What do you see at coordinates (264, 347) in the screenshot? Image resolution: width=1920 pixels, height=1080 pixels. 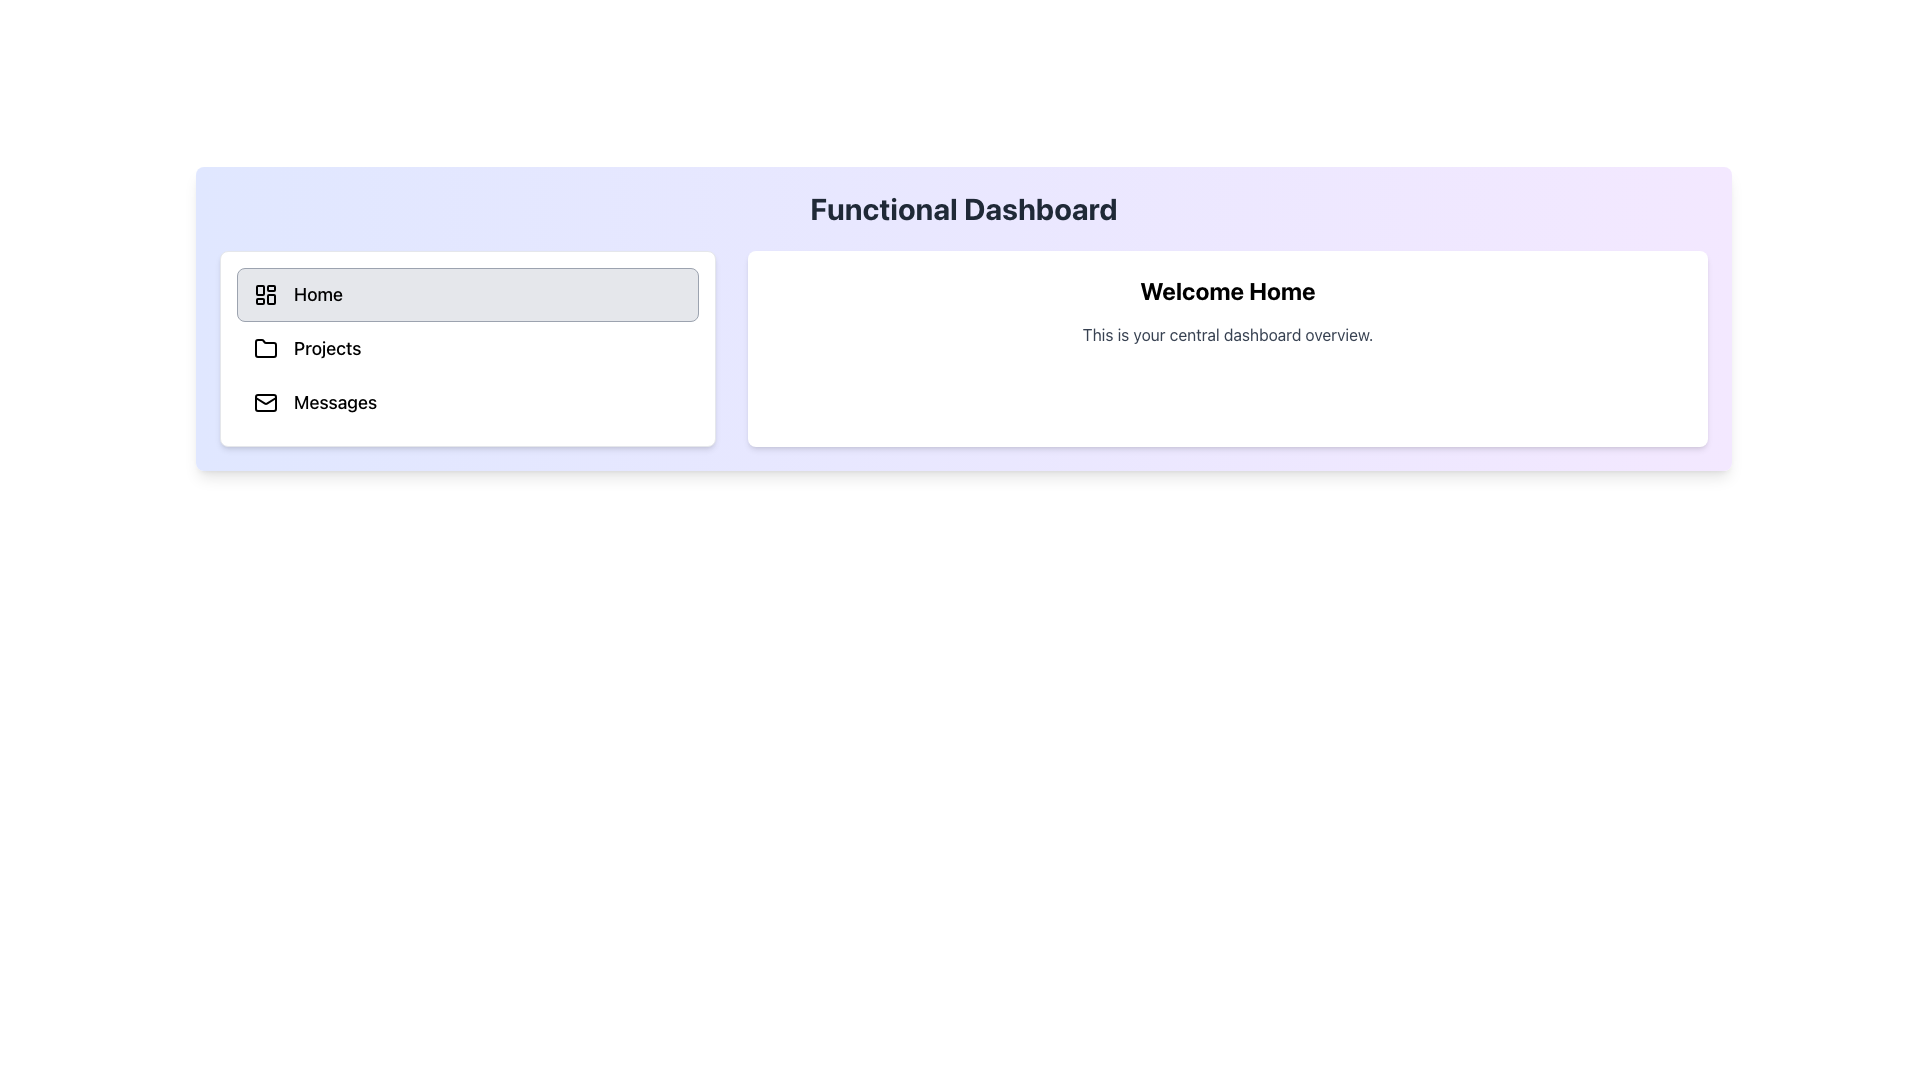 I see `the folder icon representing projects, which is located to the left of the 'Projects' label in the menu list` at bounding box center [264, 347].